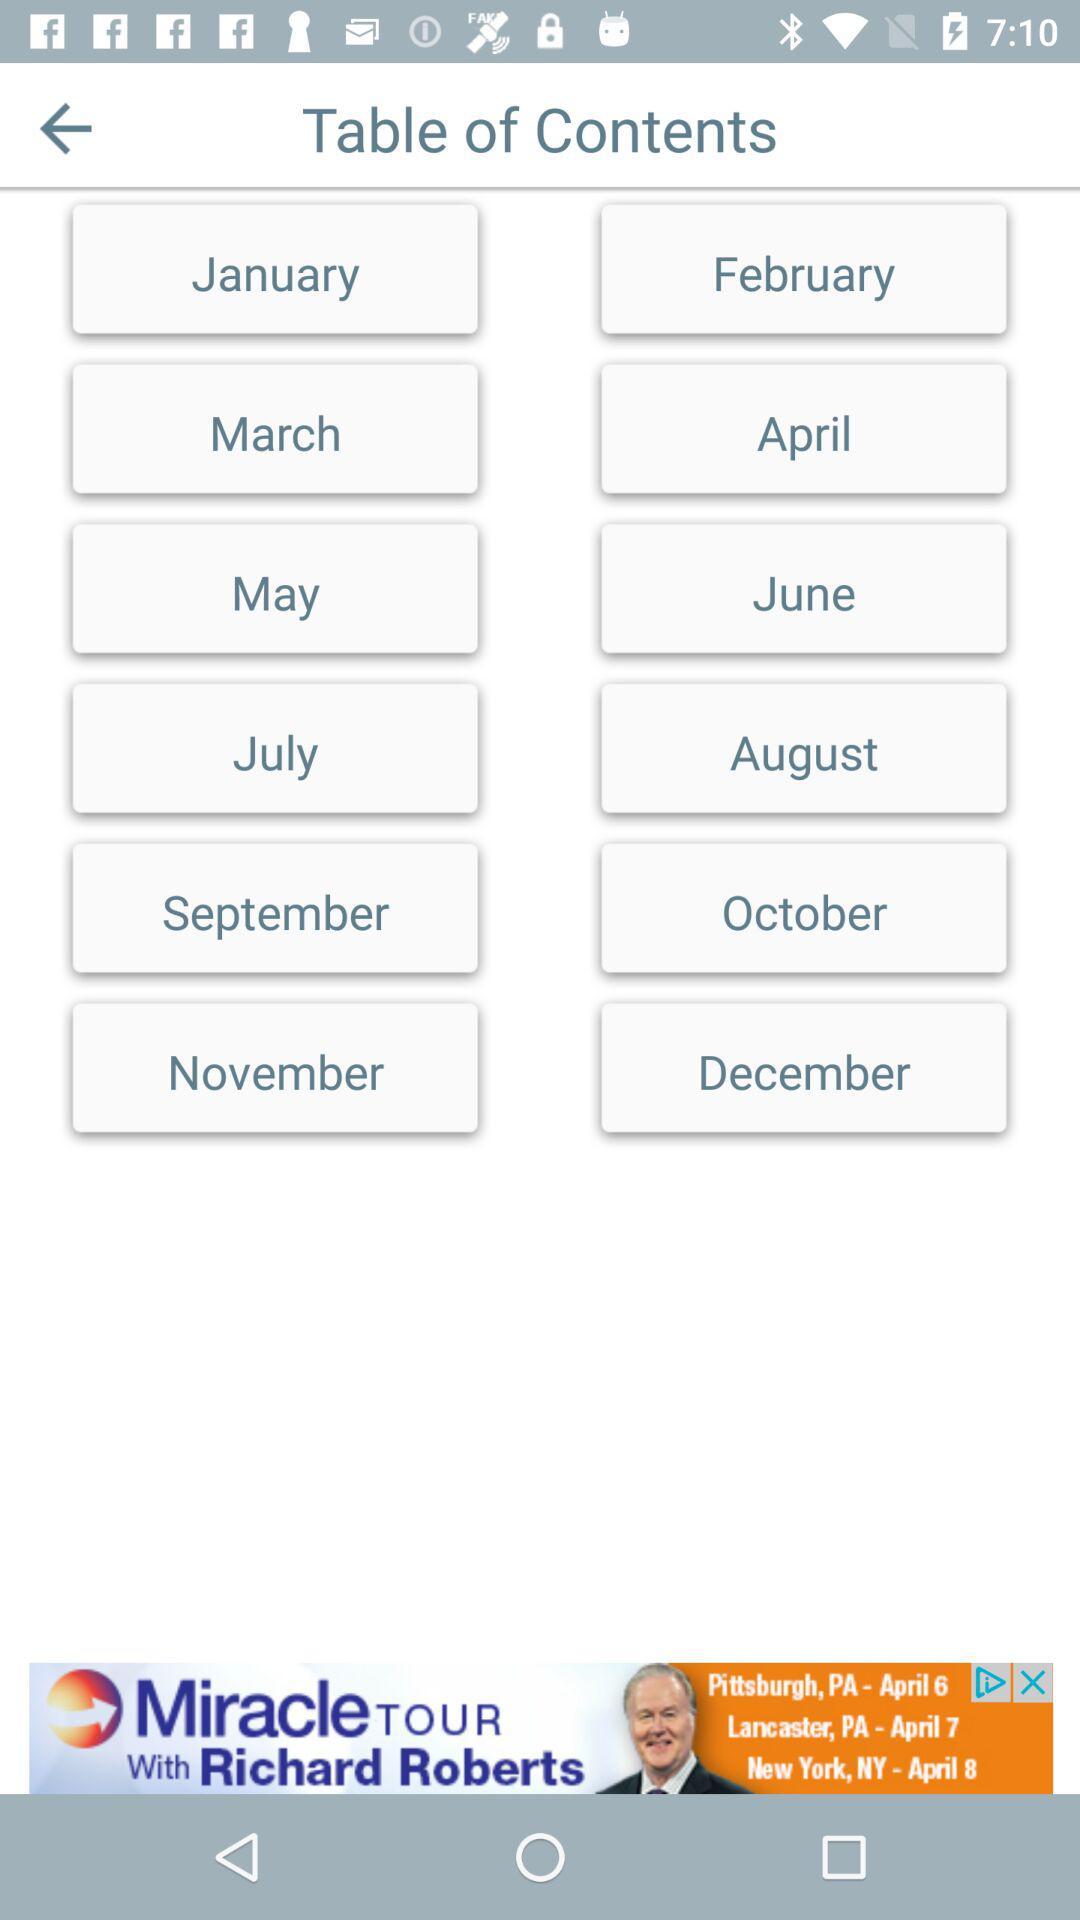 The image size is (1080, 1920). I want to click on visit miracle tour, so click(540, 1727).